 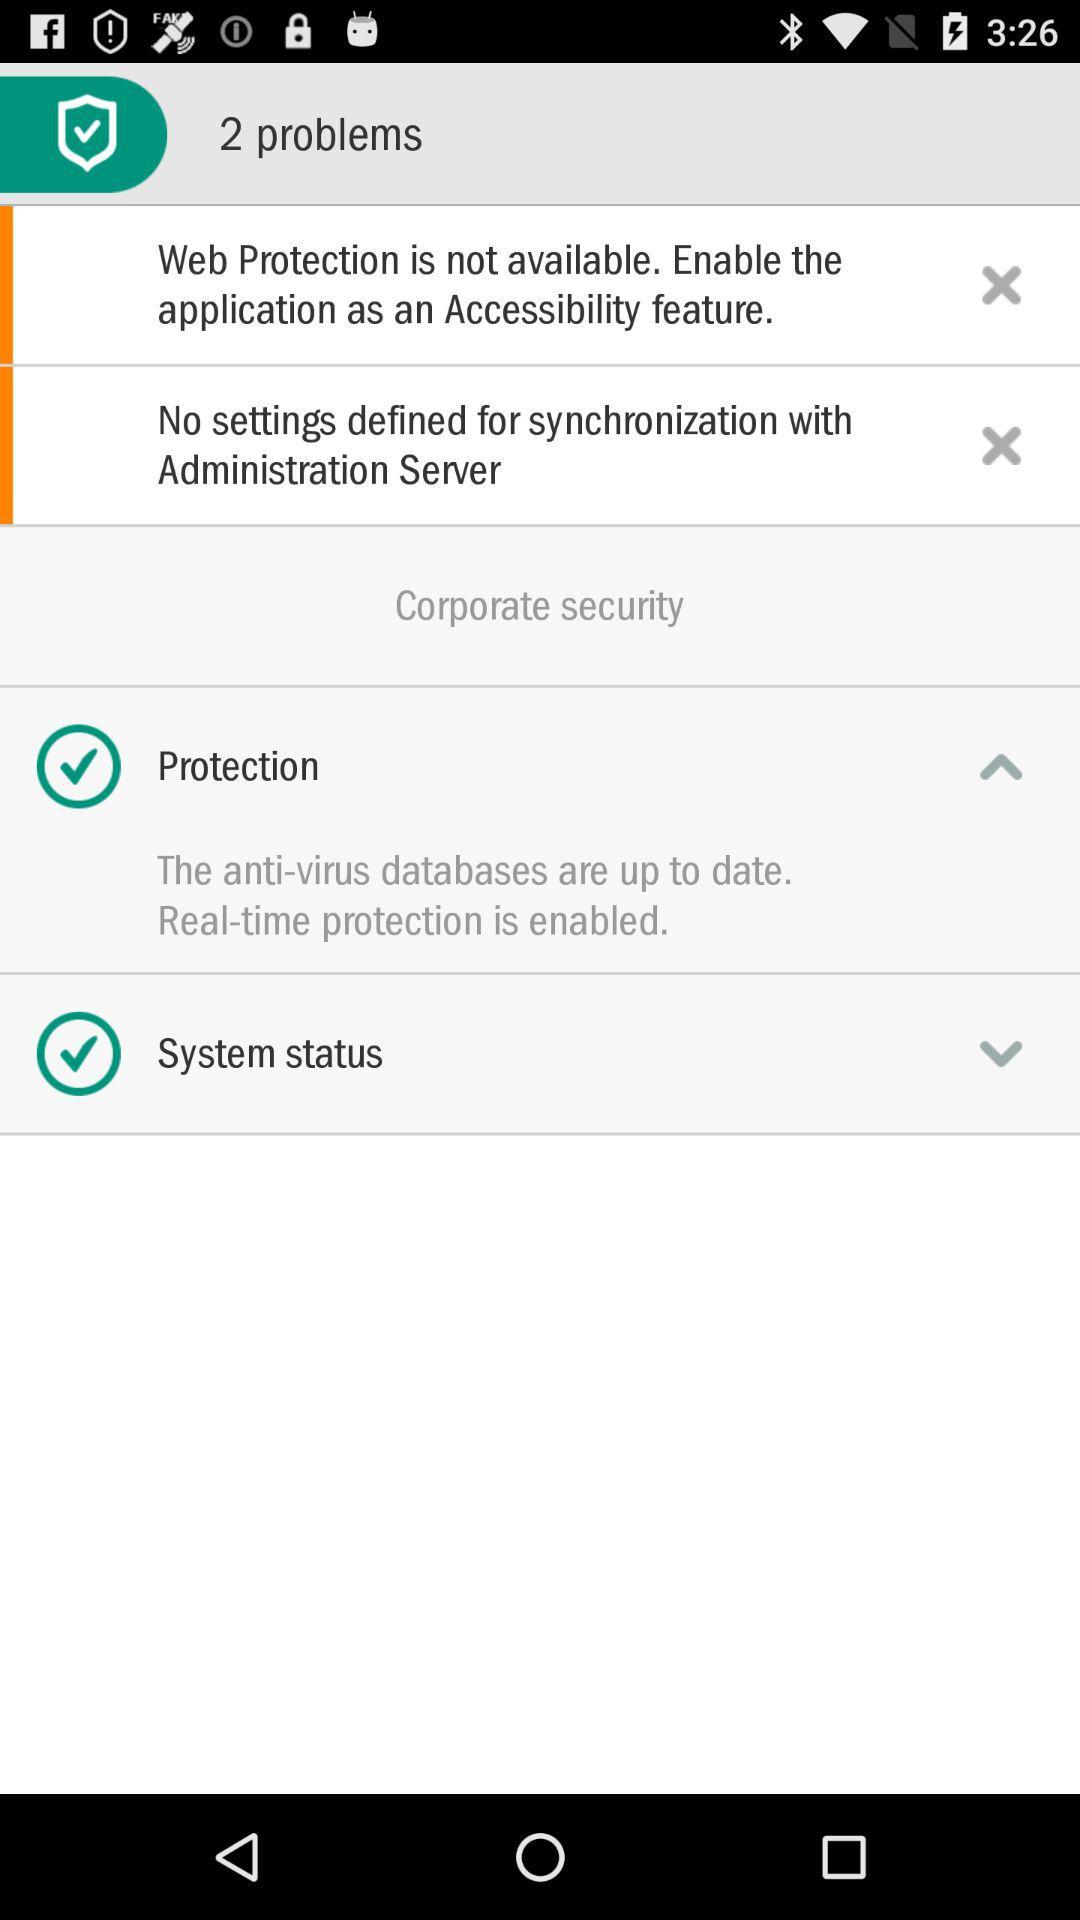 What do you see at coordinates (82, 133) in the screenshot?
I see `item next to 2 problems` at bounding box center [82, 133].